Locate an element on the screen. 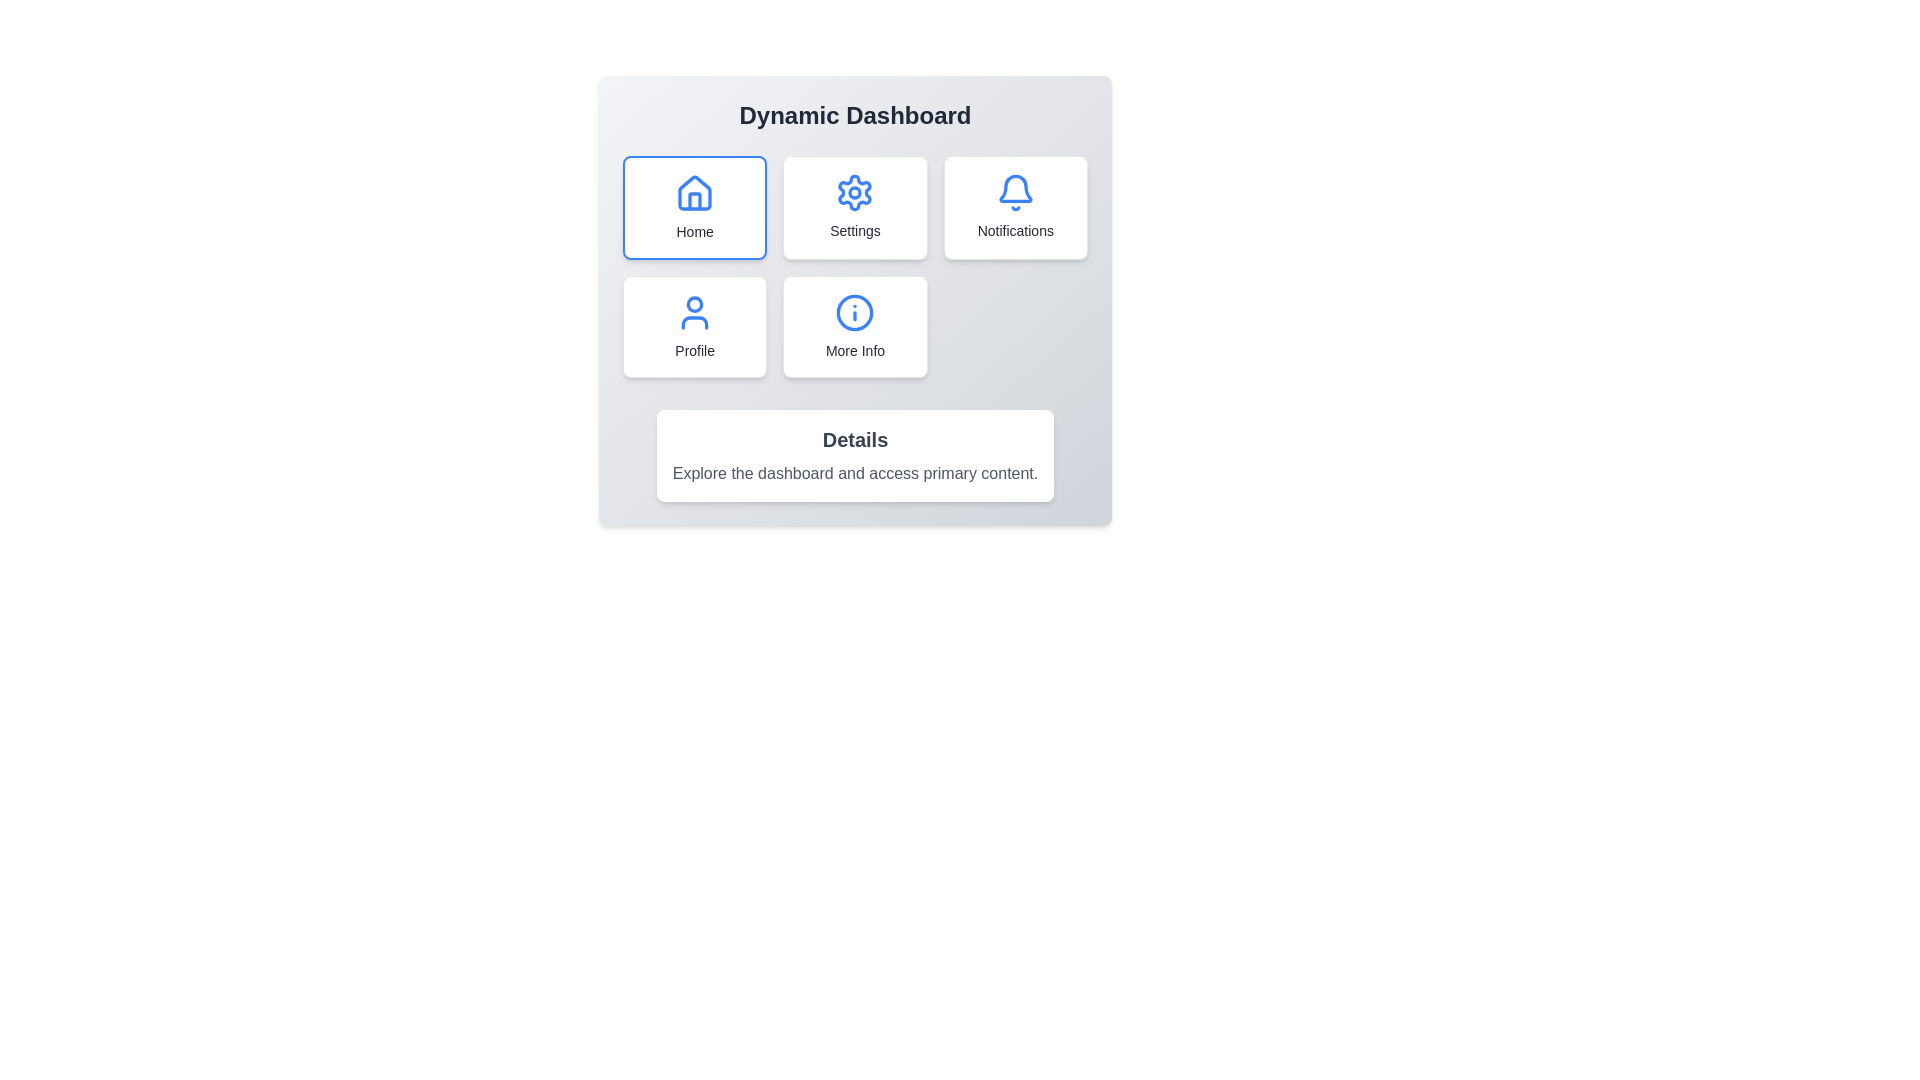  the 'More Info' button, which has a white background, a light gray border, rounded corners, and contains an 'i' icon in a blue circle with 'More Info' text is located at coordinates (855, 326).